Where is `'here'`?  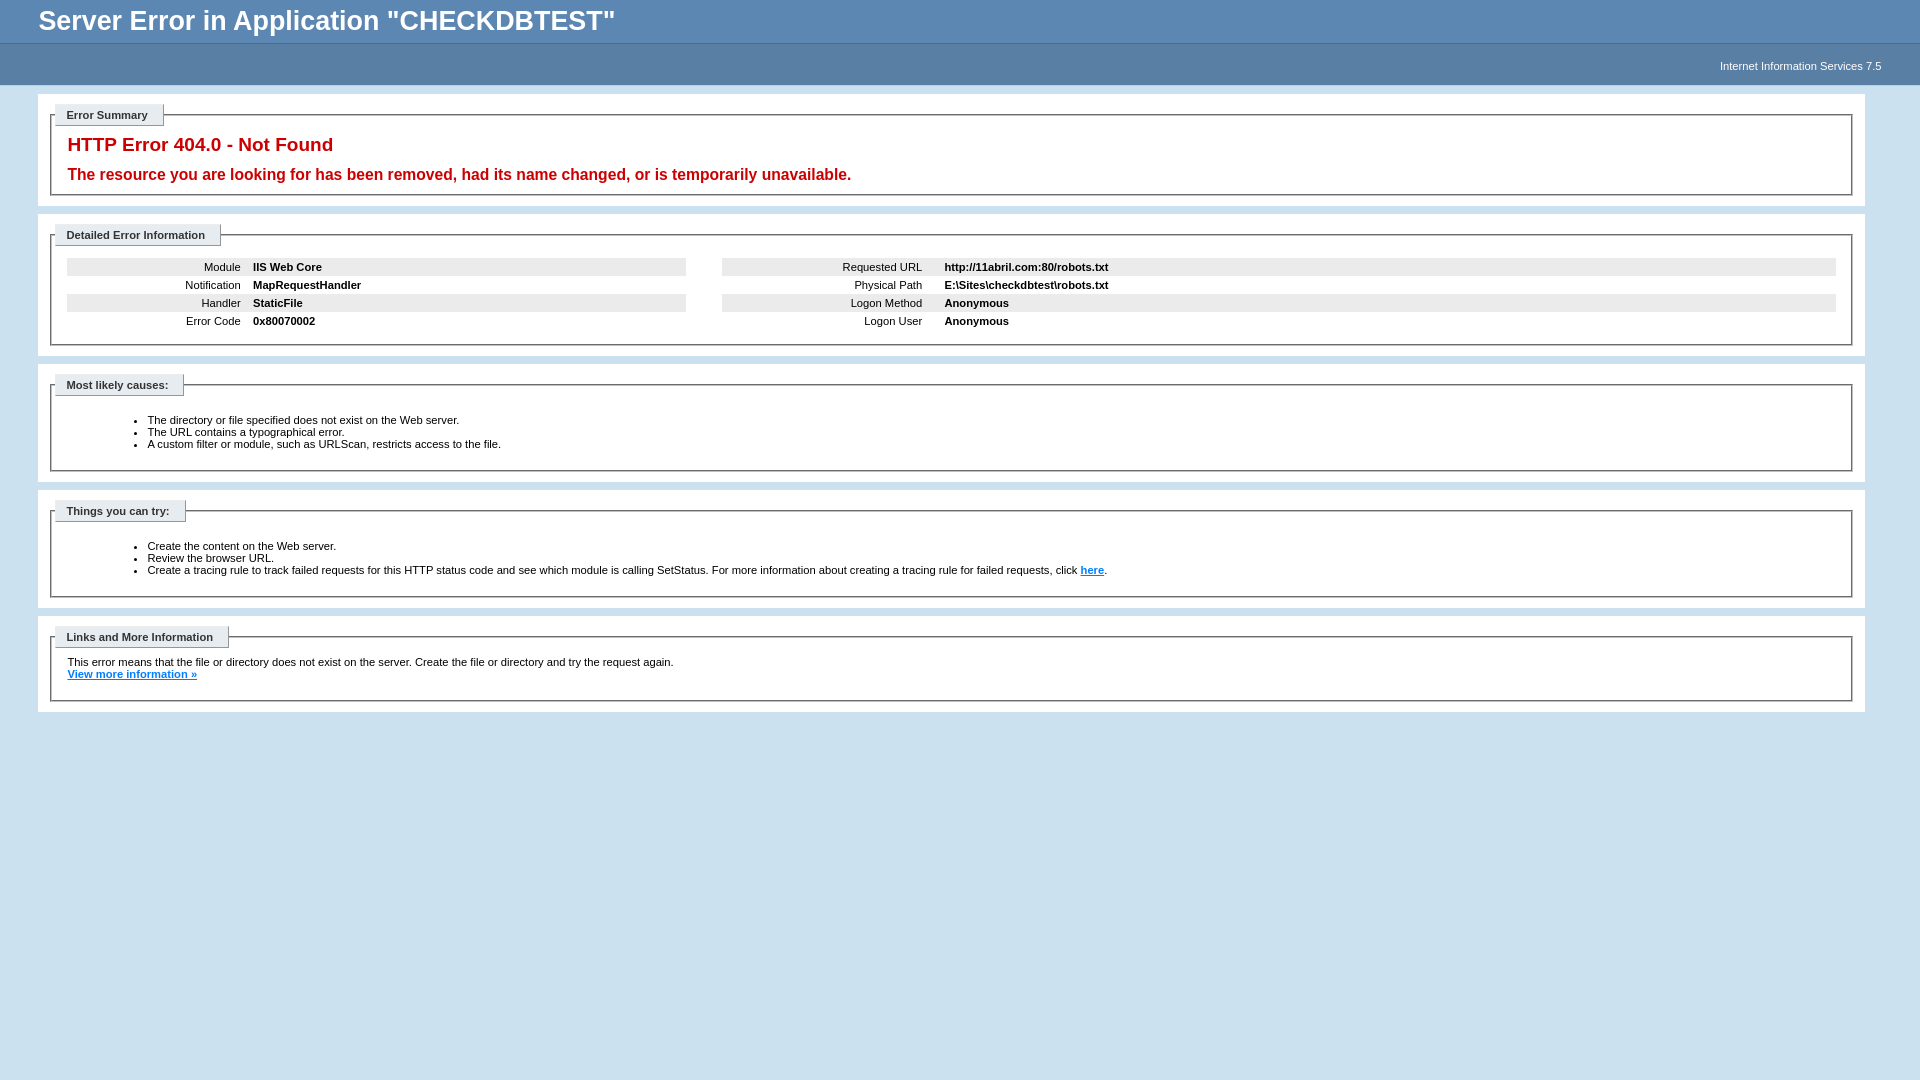 'here' is located at coordinates (1092, 570).